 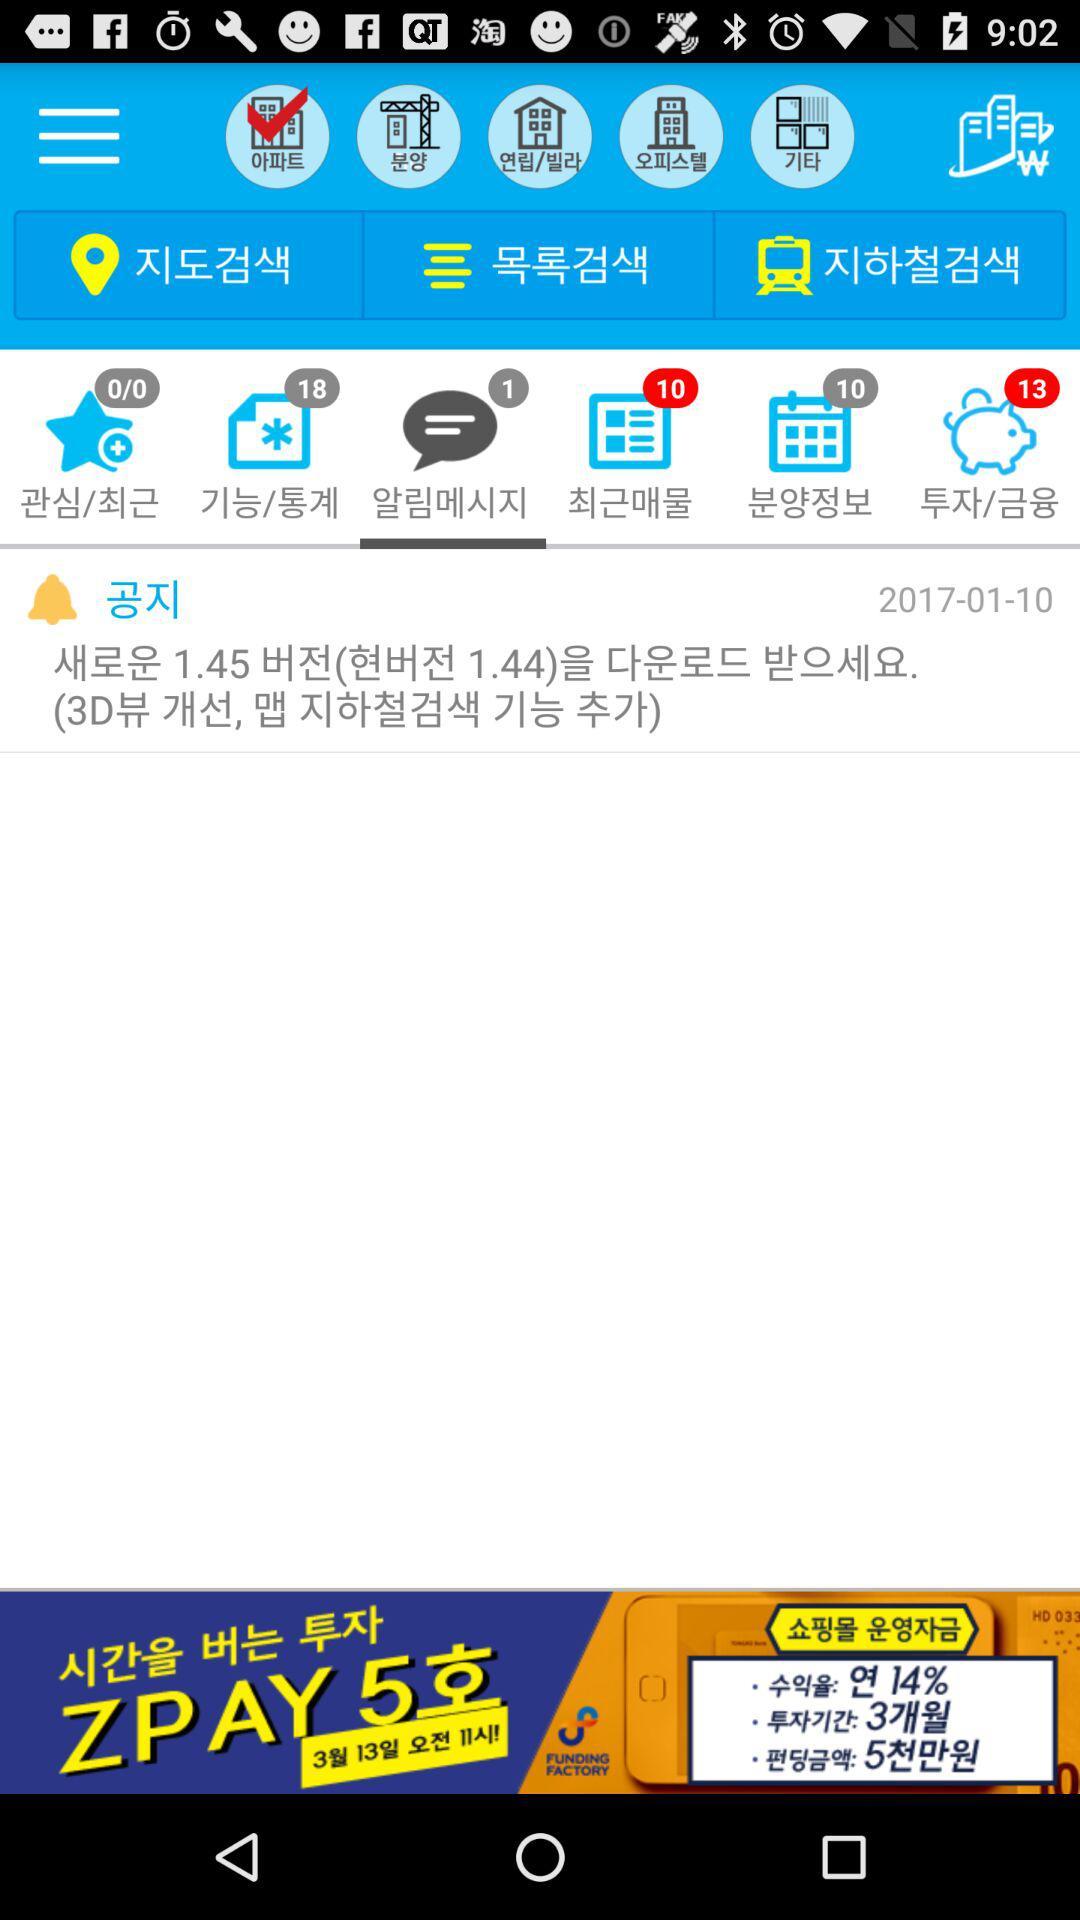 I want to click on the item next to the 2017-01-10 icon, so click(x=142, y=597).